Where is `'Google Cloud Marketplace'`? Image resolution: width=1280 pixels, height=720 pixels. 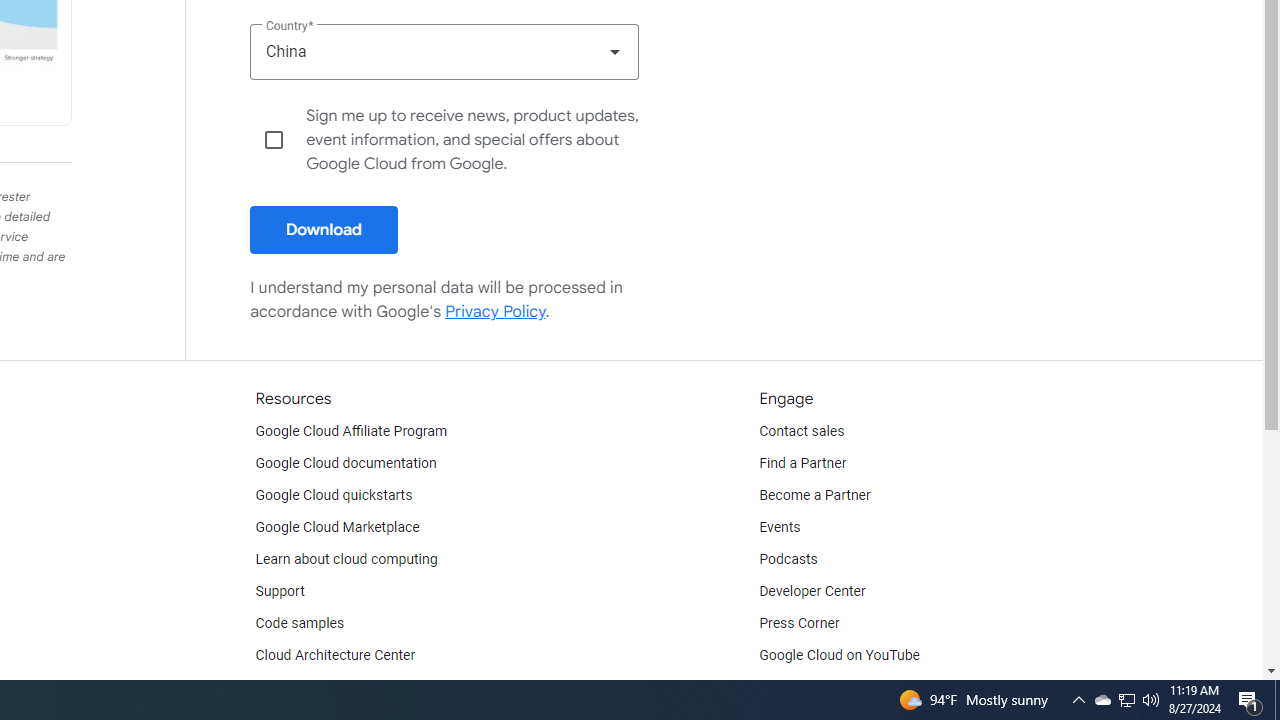
'Google Cloud Marketplace' is located at coordinates (337, 527).